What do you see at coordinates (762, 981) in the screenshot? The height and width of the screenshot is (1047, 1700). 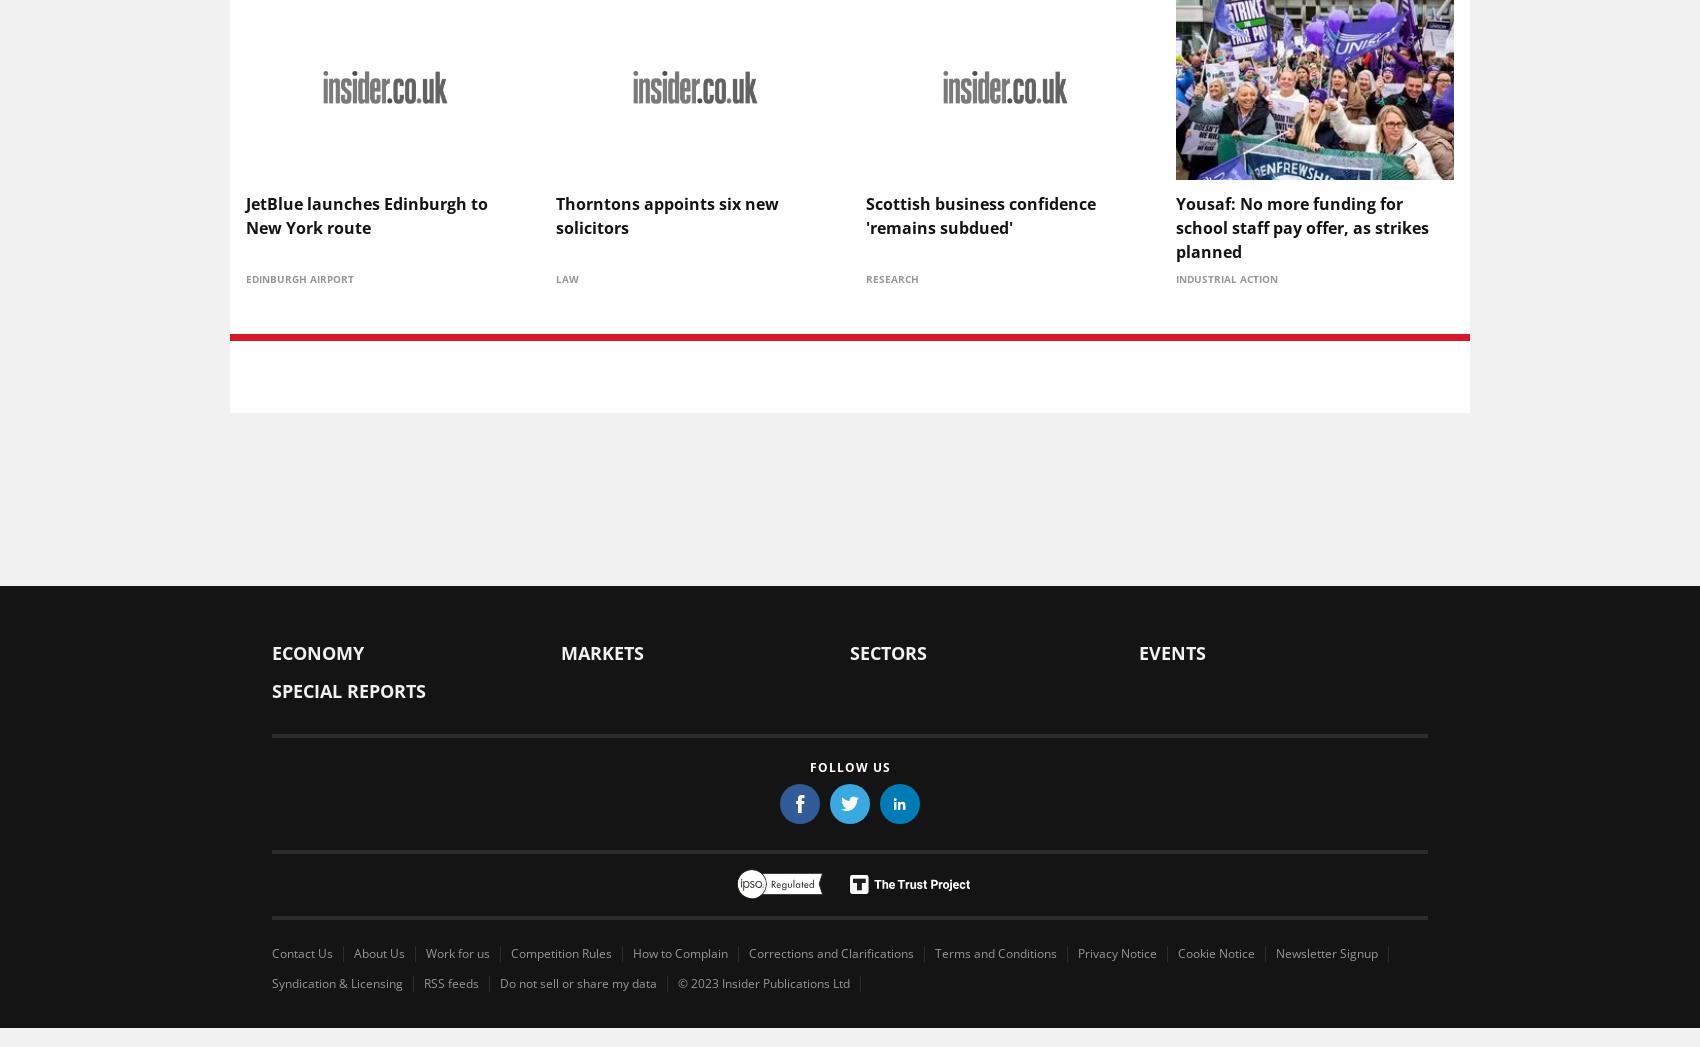 I see `'© 2023 Insider Publications Ltd'` at bounding box center [762, 981].